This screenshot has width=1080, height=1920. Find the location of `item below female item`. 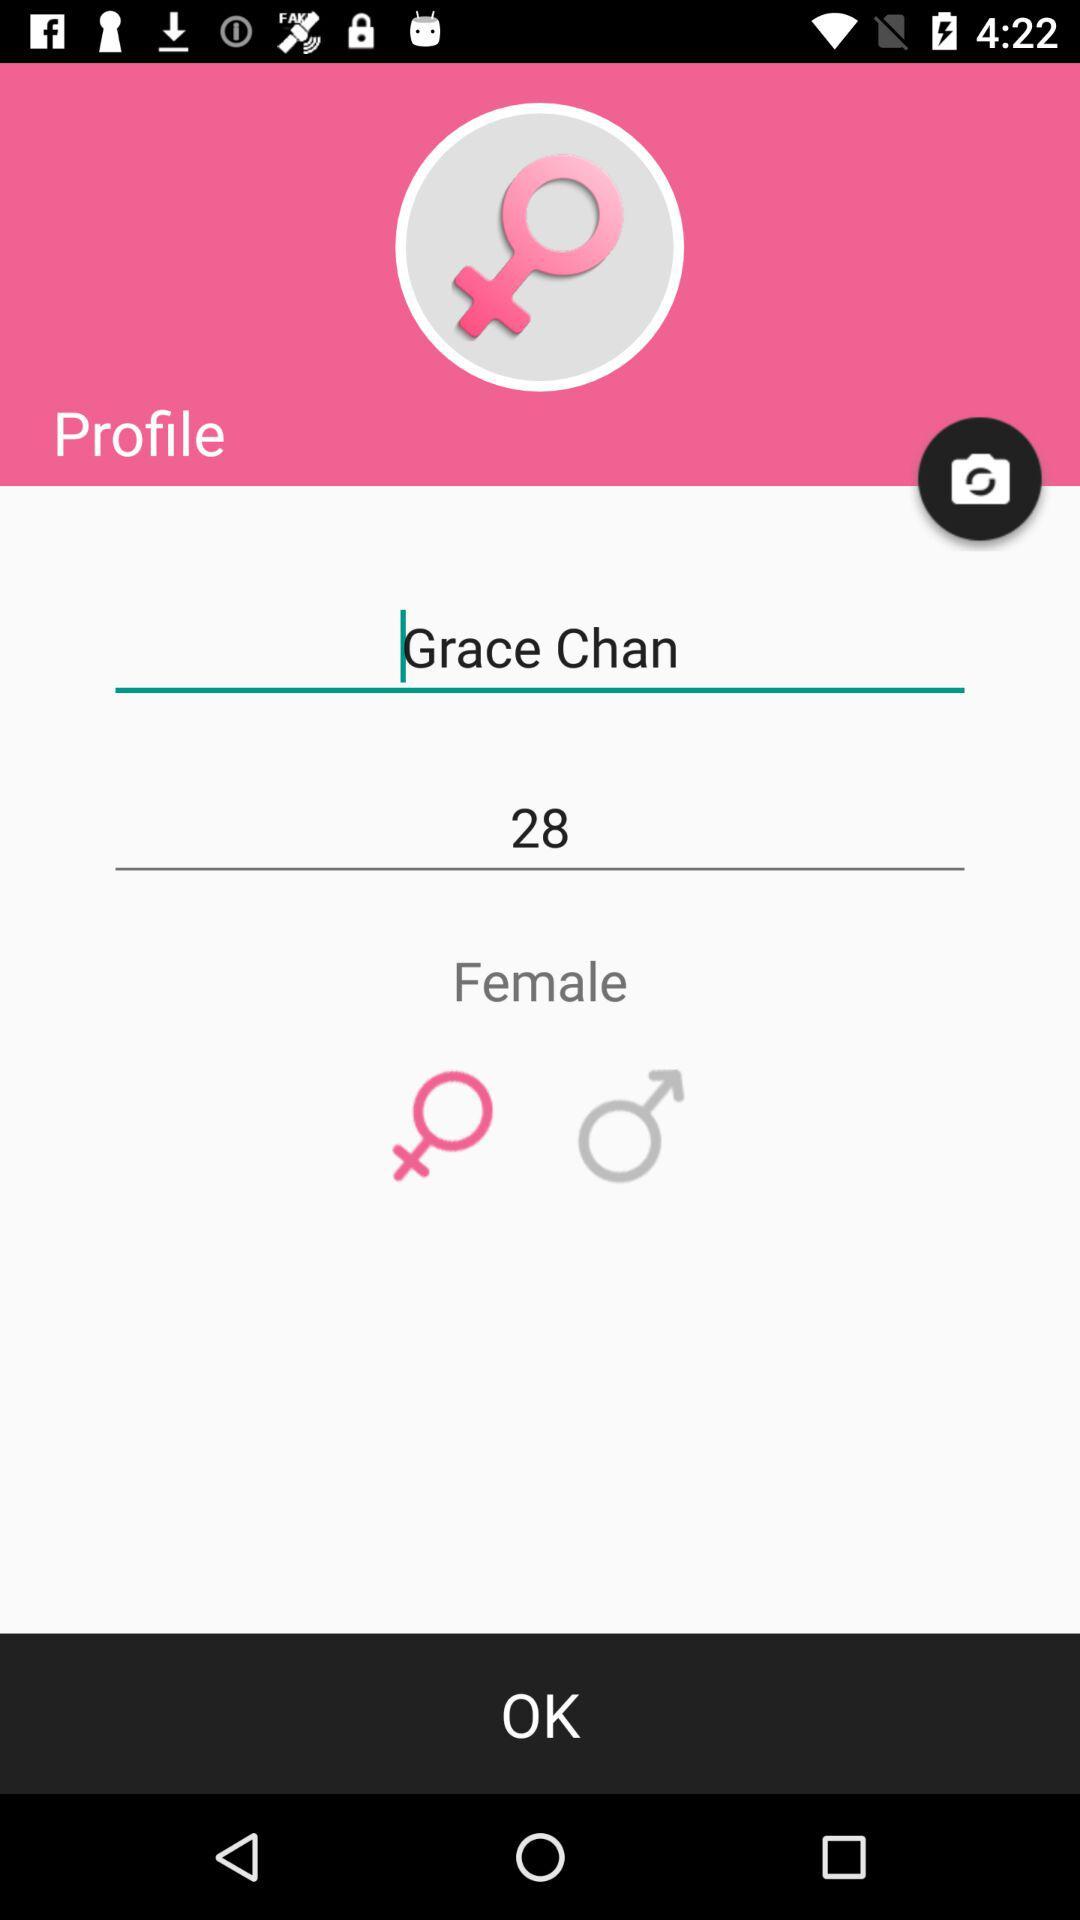

item below female item is located at coordinates (442, 1127).